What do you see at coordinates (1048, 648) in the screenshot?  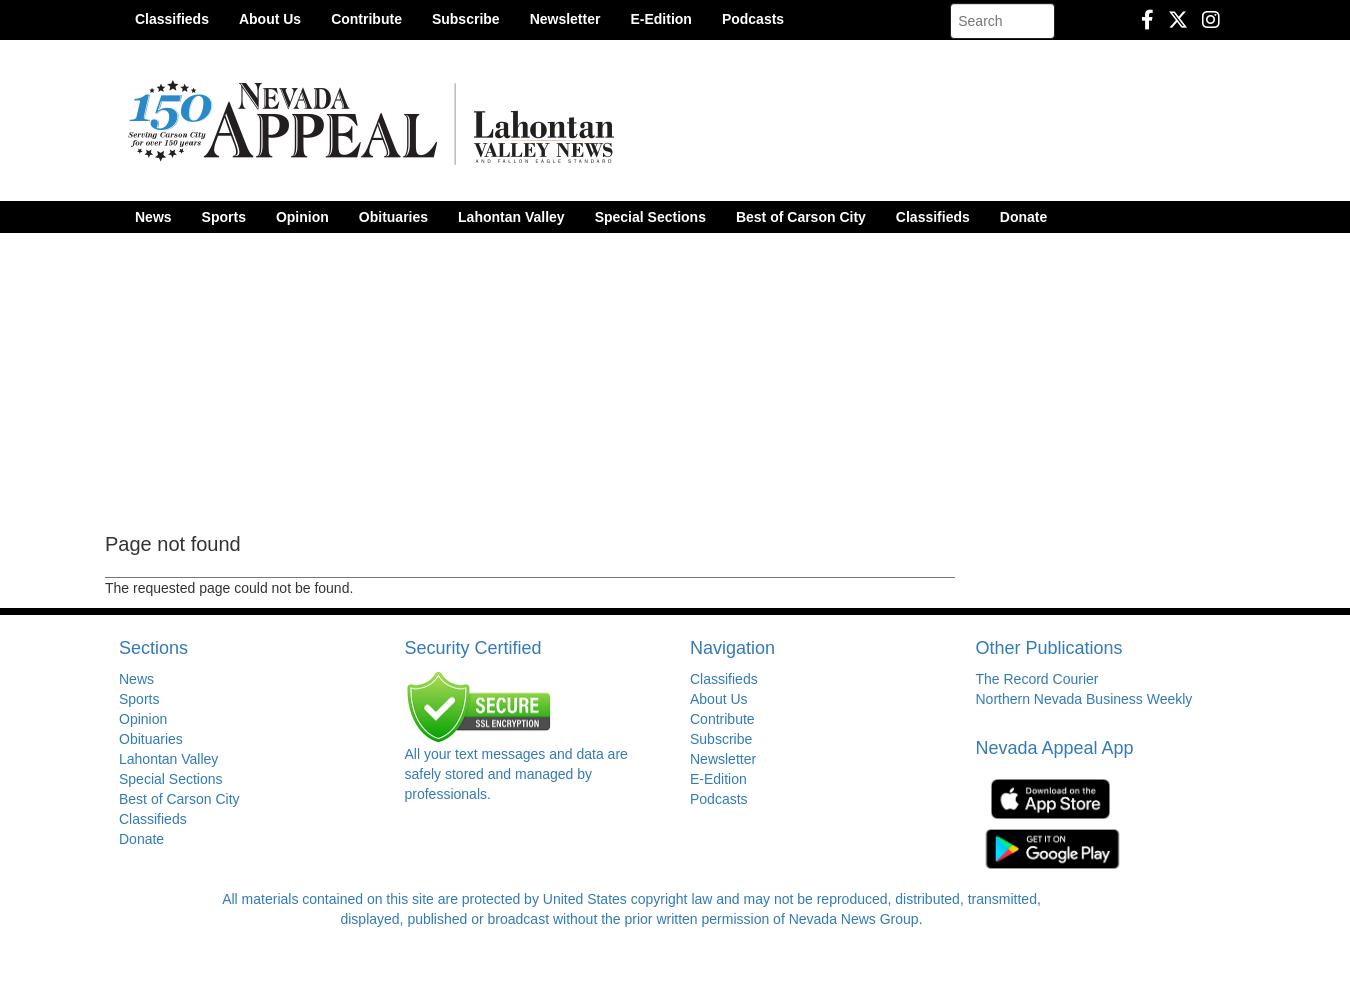 I see `'Other Publications'` at bounding box center [1048, 648].